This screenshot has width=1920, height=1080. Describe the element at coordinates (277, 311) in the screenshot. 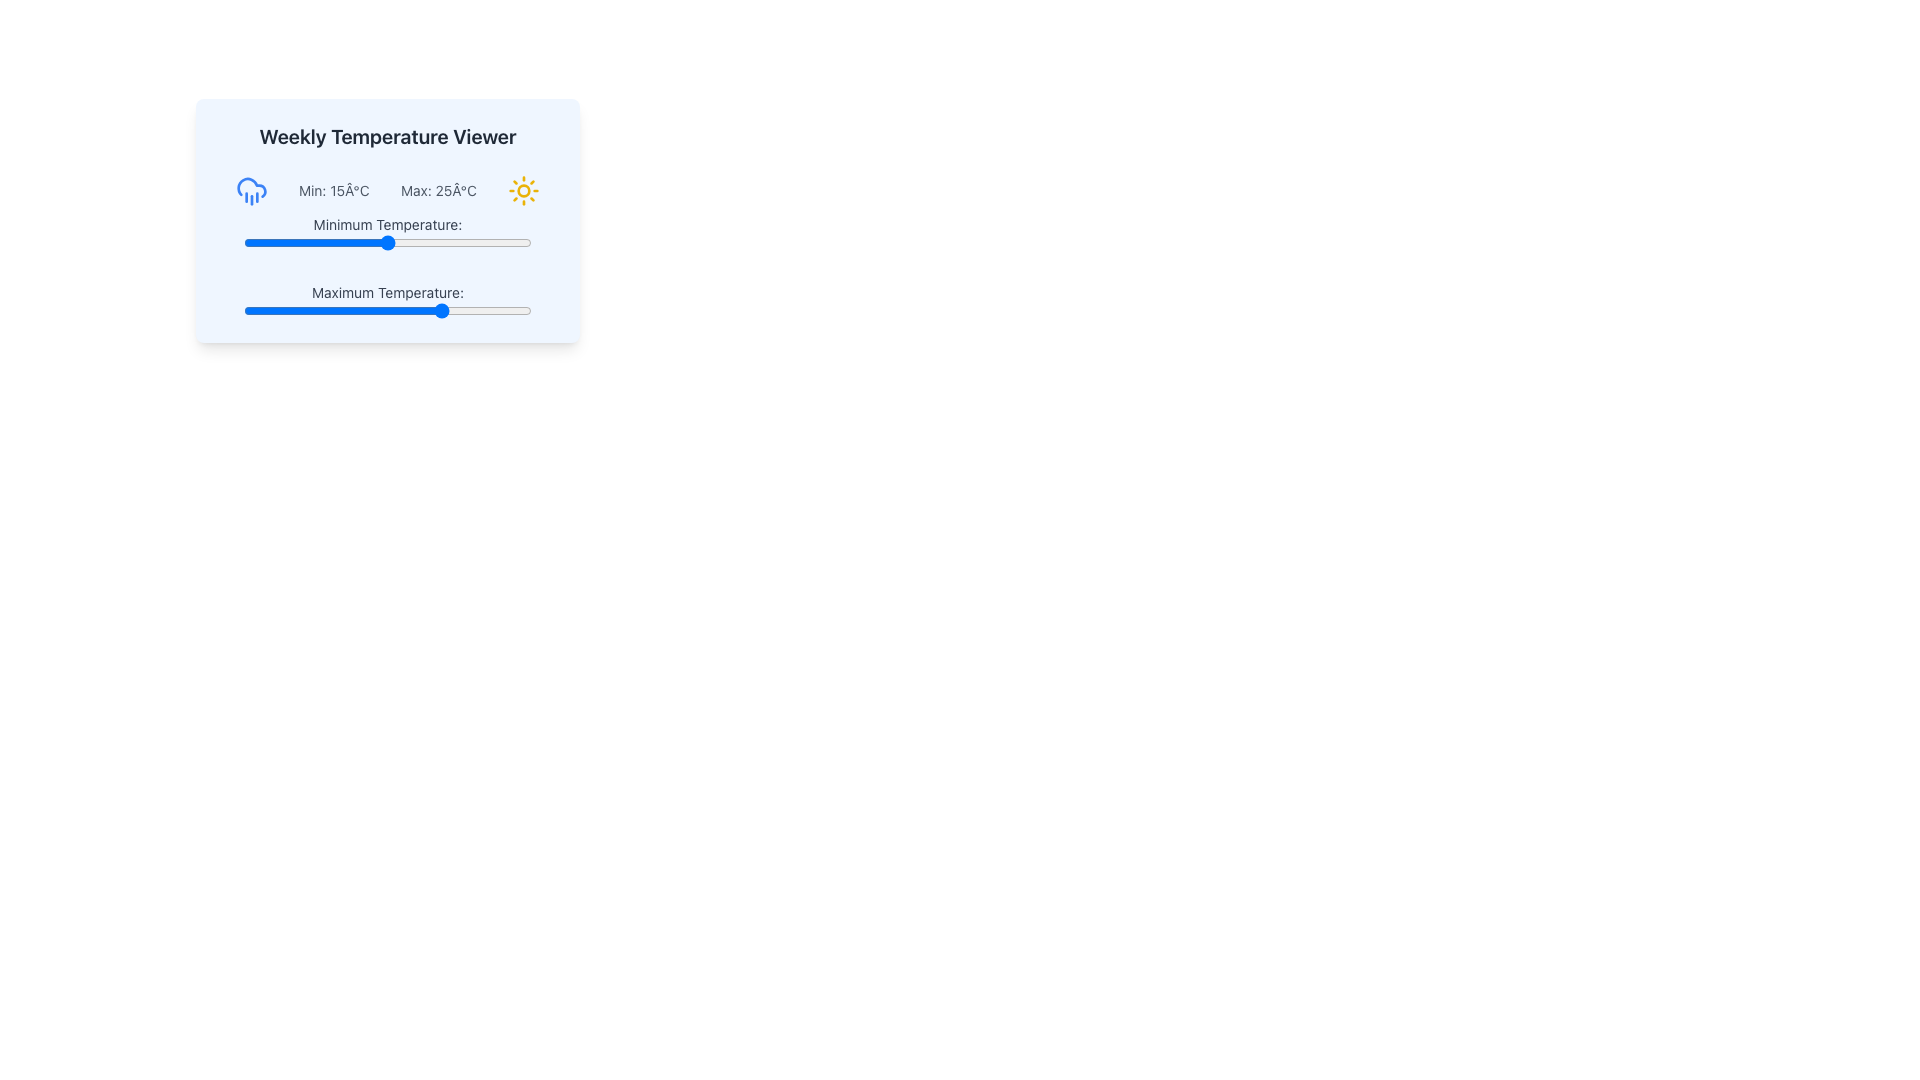

I see `the maximum temperature` at that location.